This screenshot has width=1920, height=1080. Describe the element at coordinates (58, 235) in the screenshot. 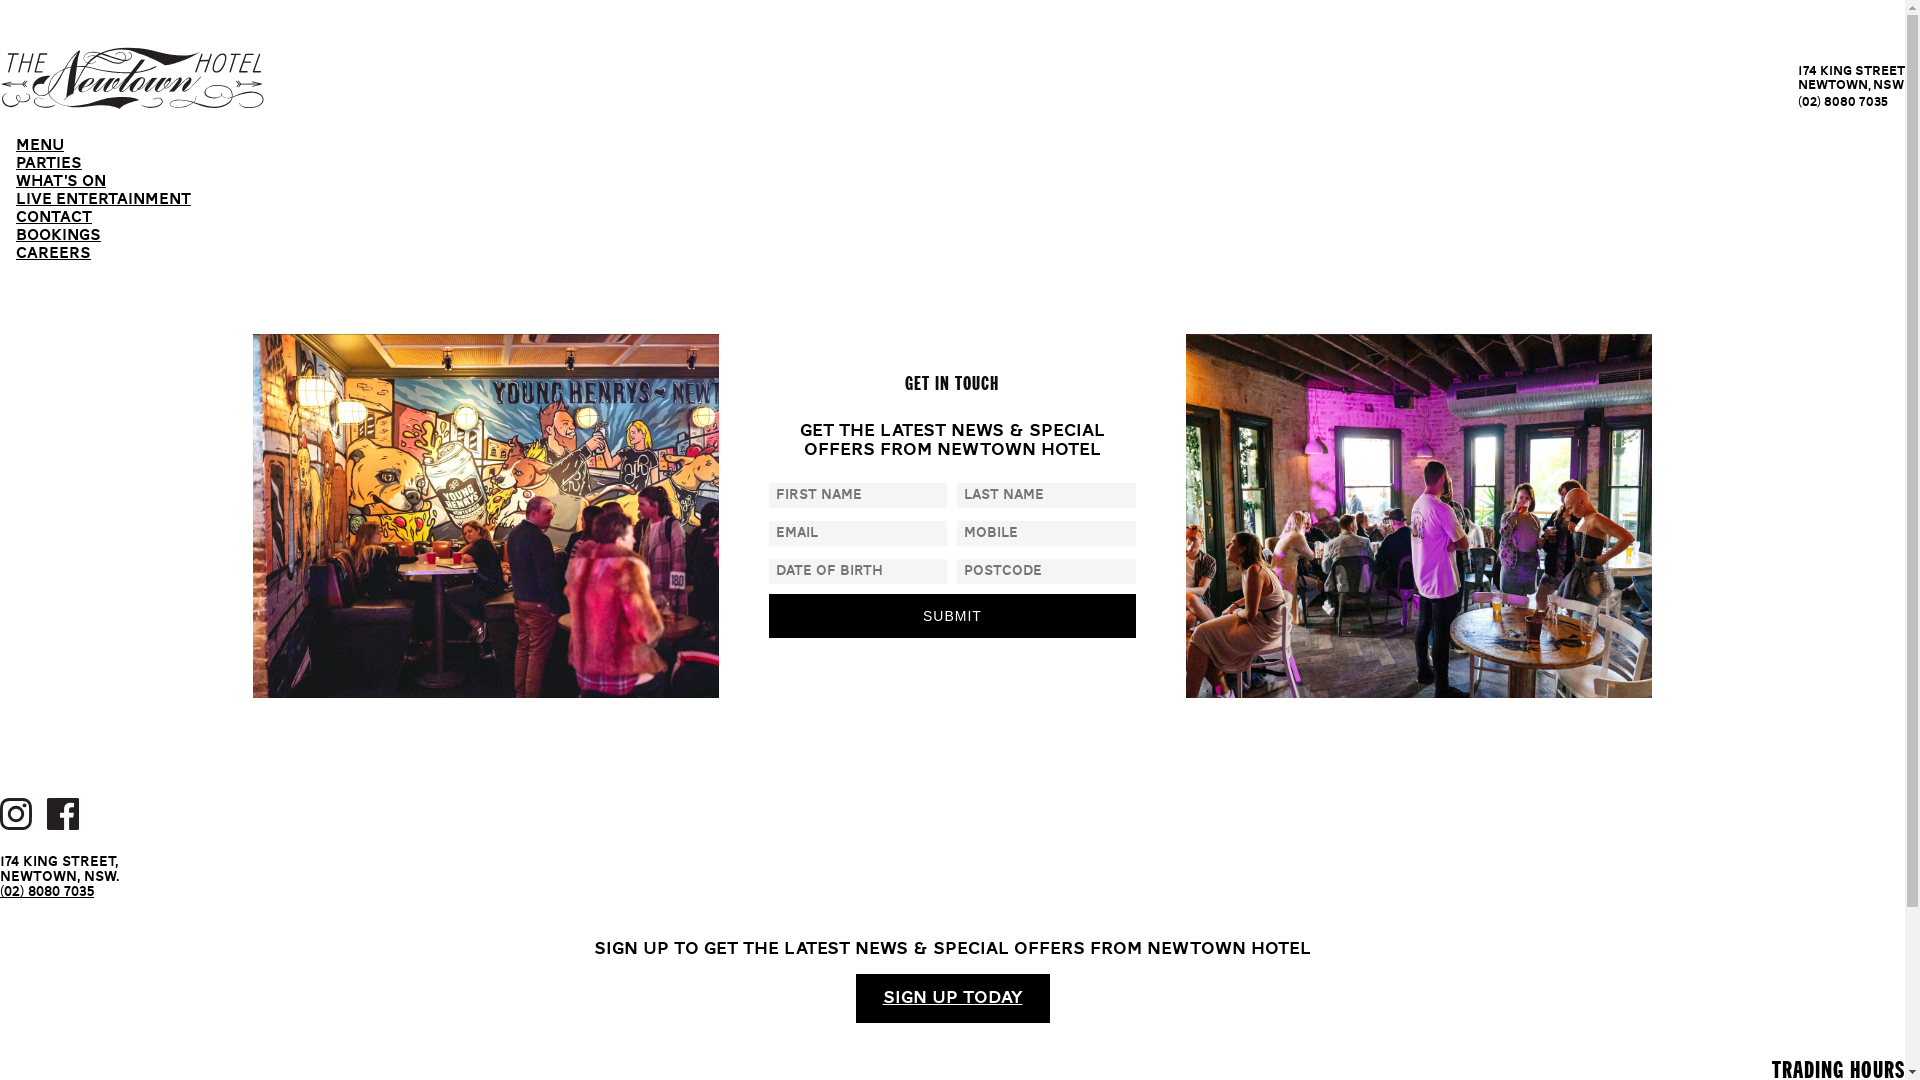

I see `'BOOKINGS'` at that location.